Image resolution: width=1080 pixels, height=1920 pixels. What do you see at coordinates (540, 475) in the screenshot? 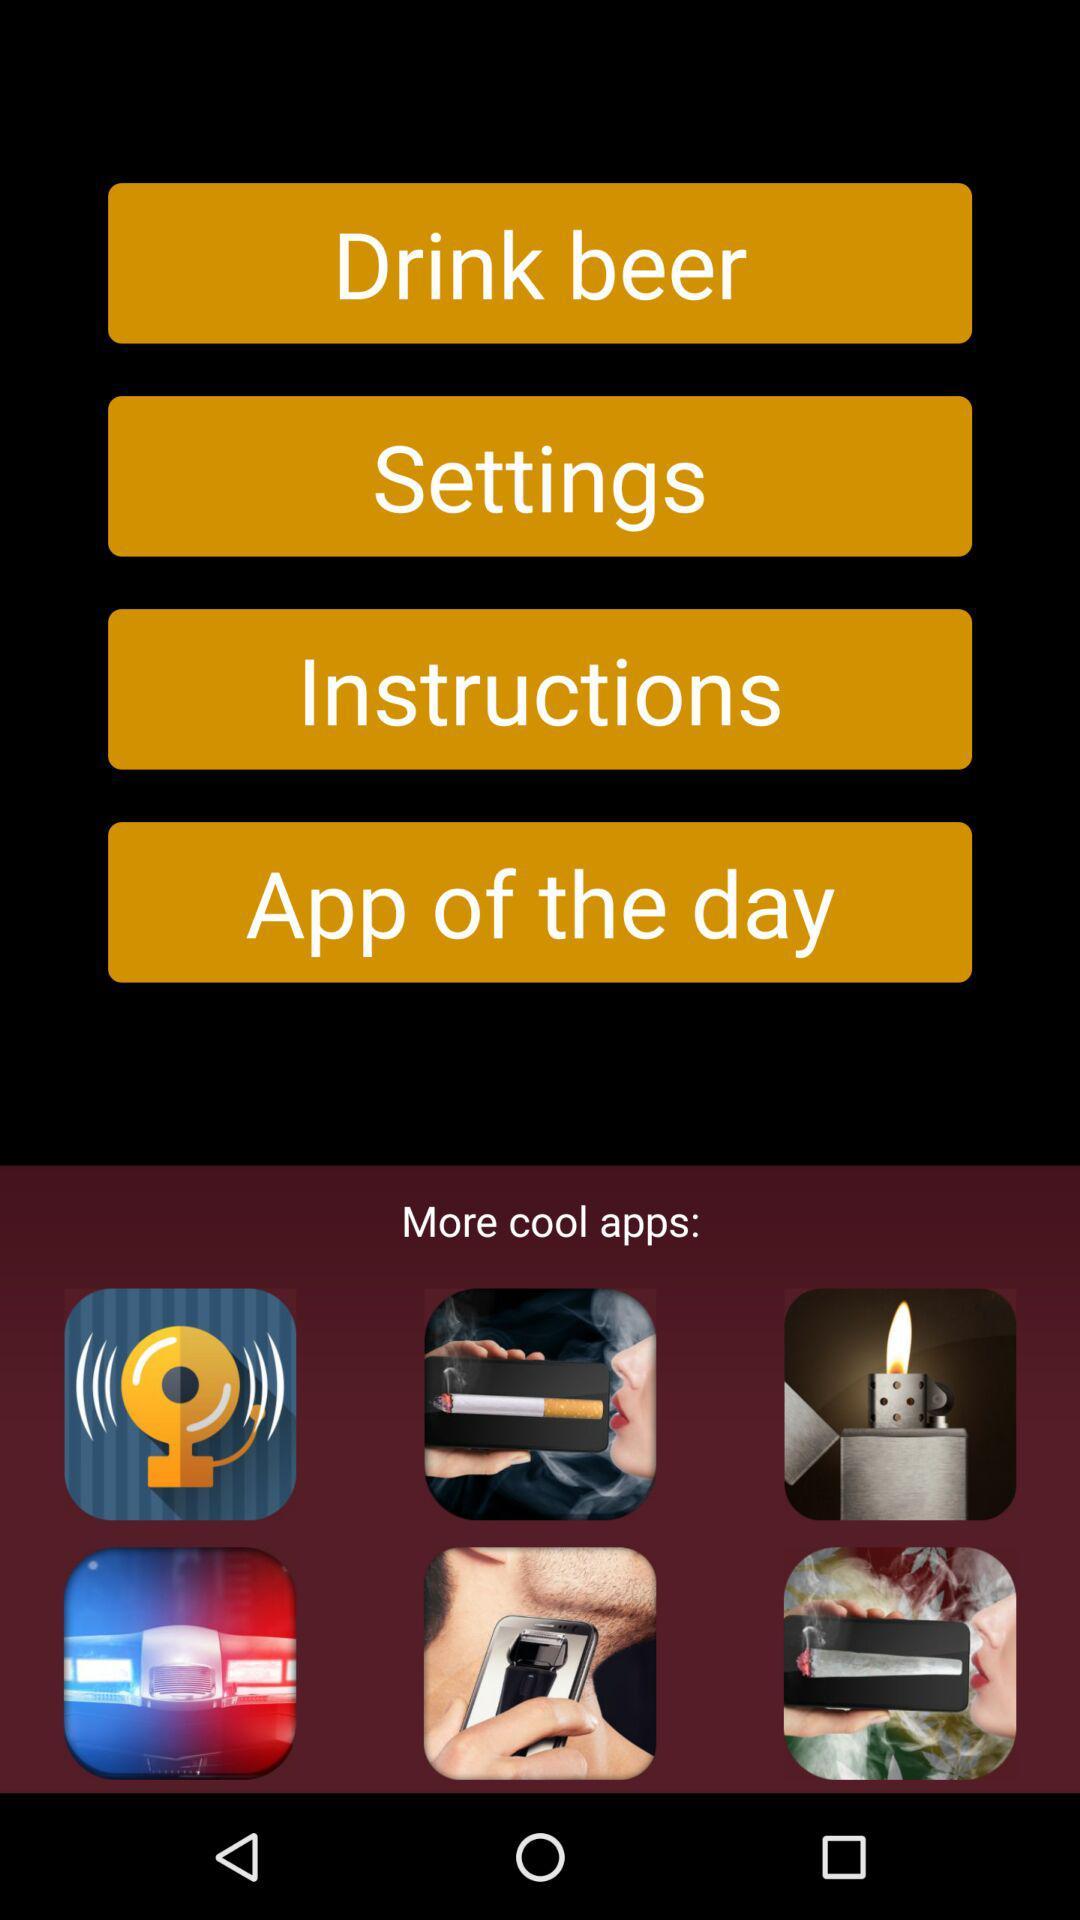
I see `button above instructions icon` at bounding box center [540, 475].